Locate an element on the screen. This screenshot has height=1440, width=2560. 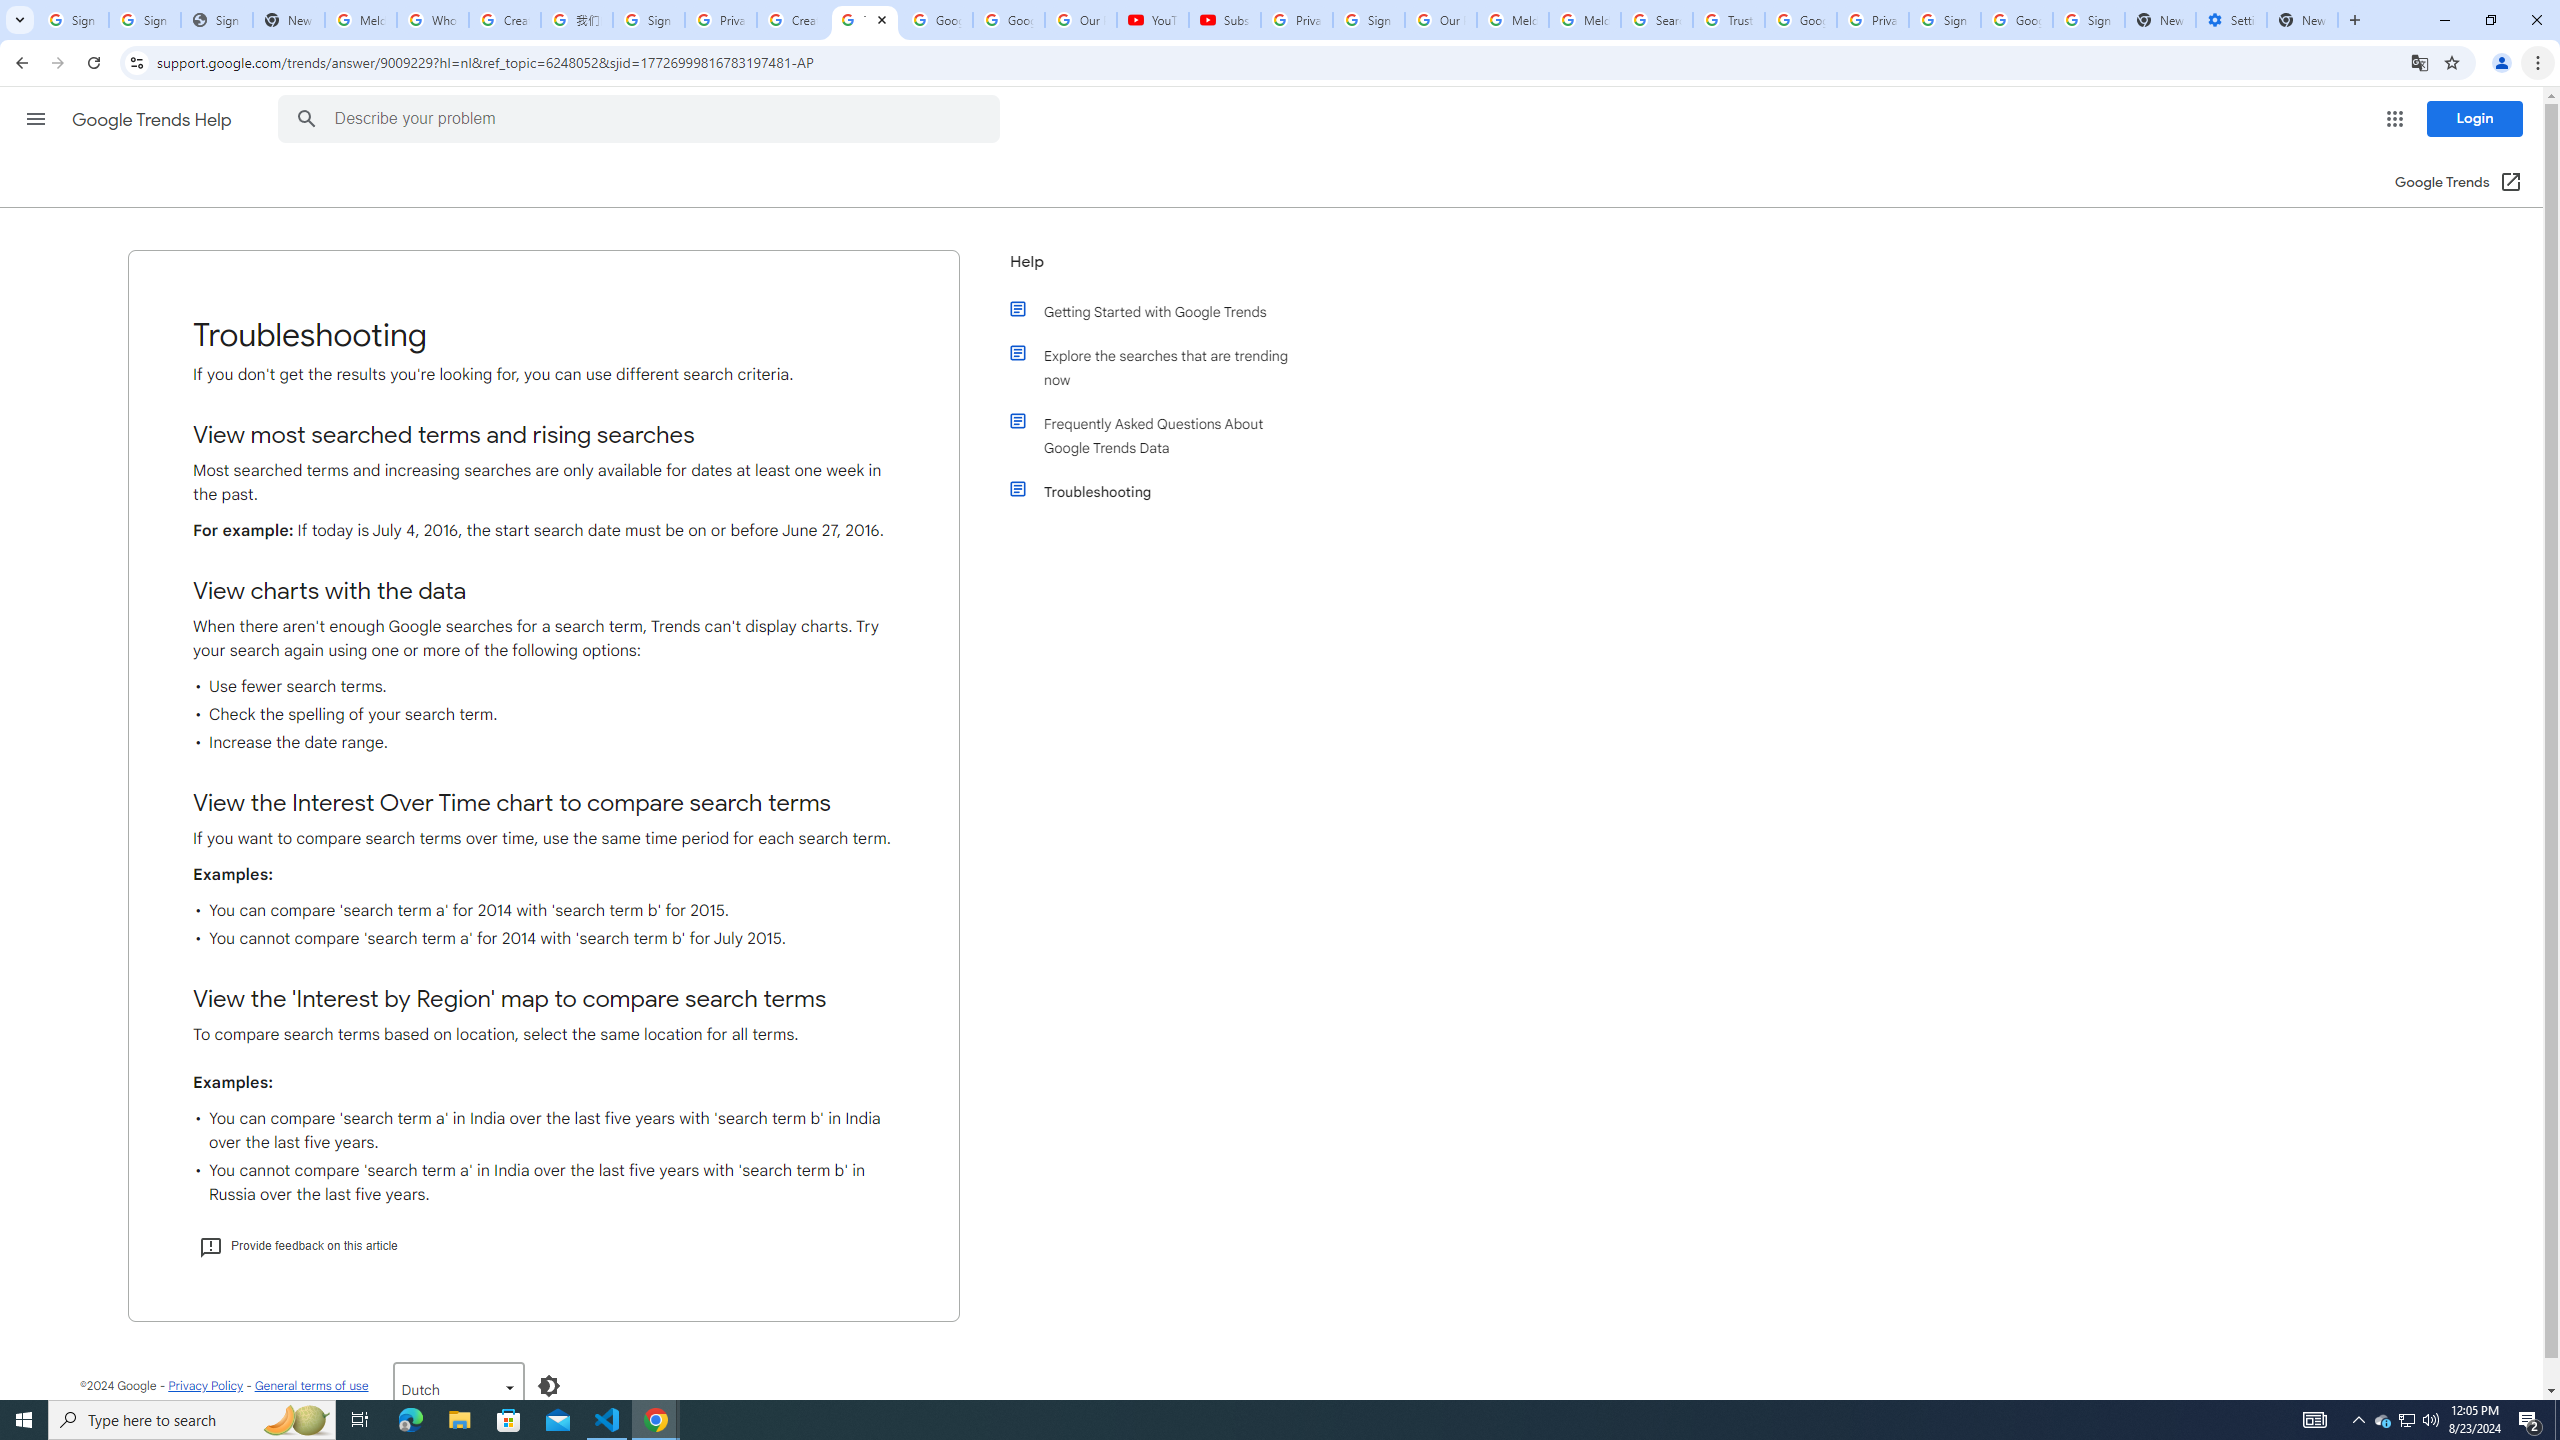
'Provide feedback on this article' is located at coordinates (297, 1245).